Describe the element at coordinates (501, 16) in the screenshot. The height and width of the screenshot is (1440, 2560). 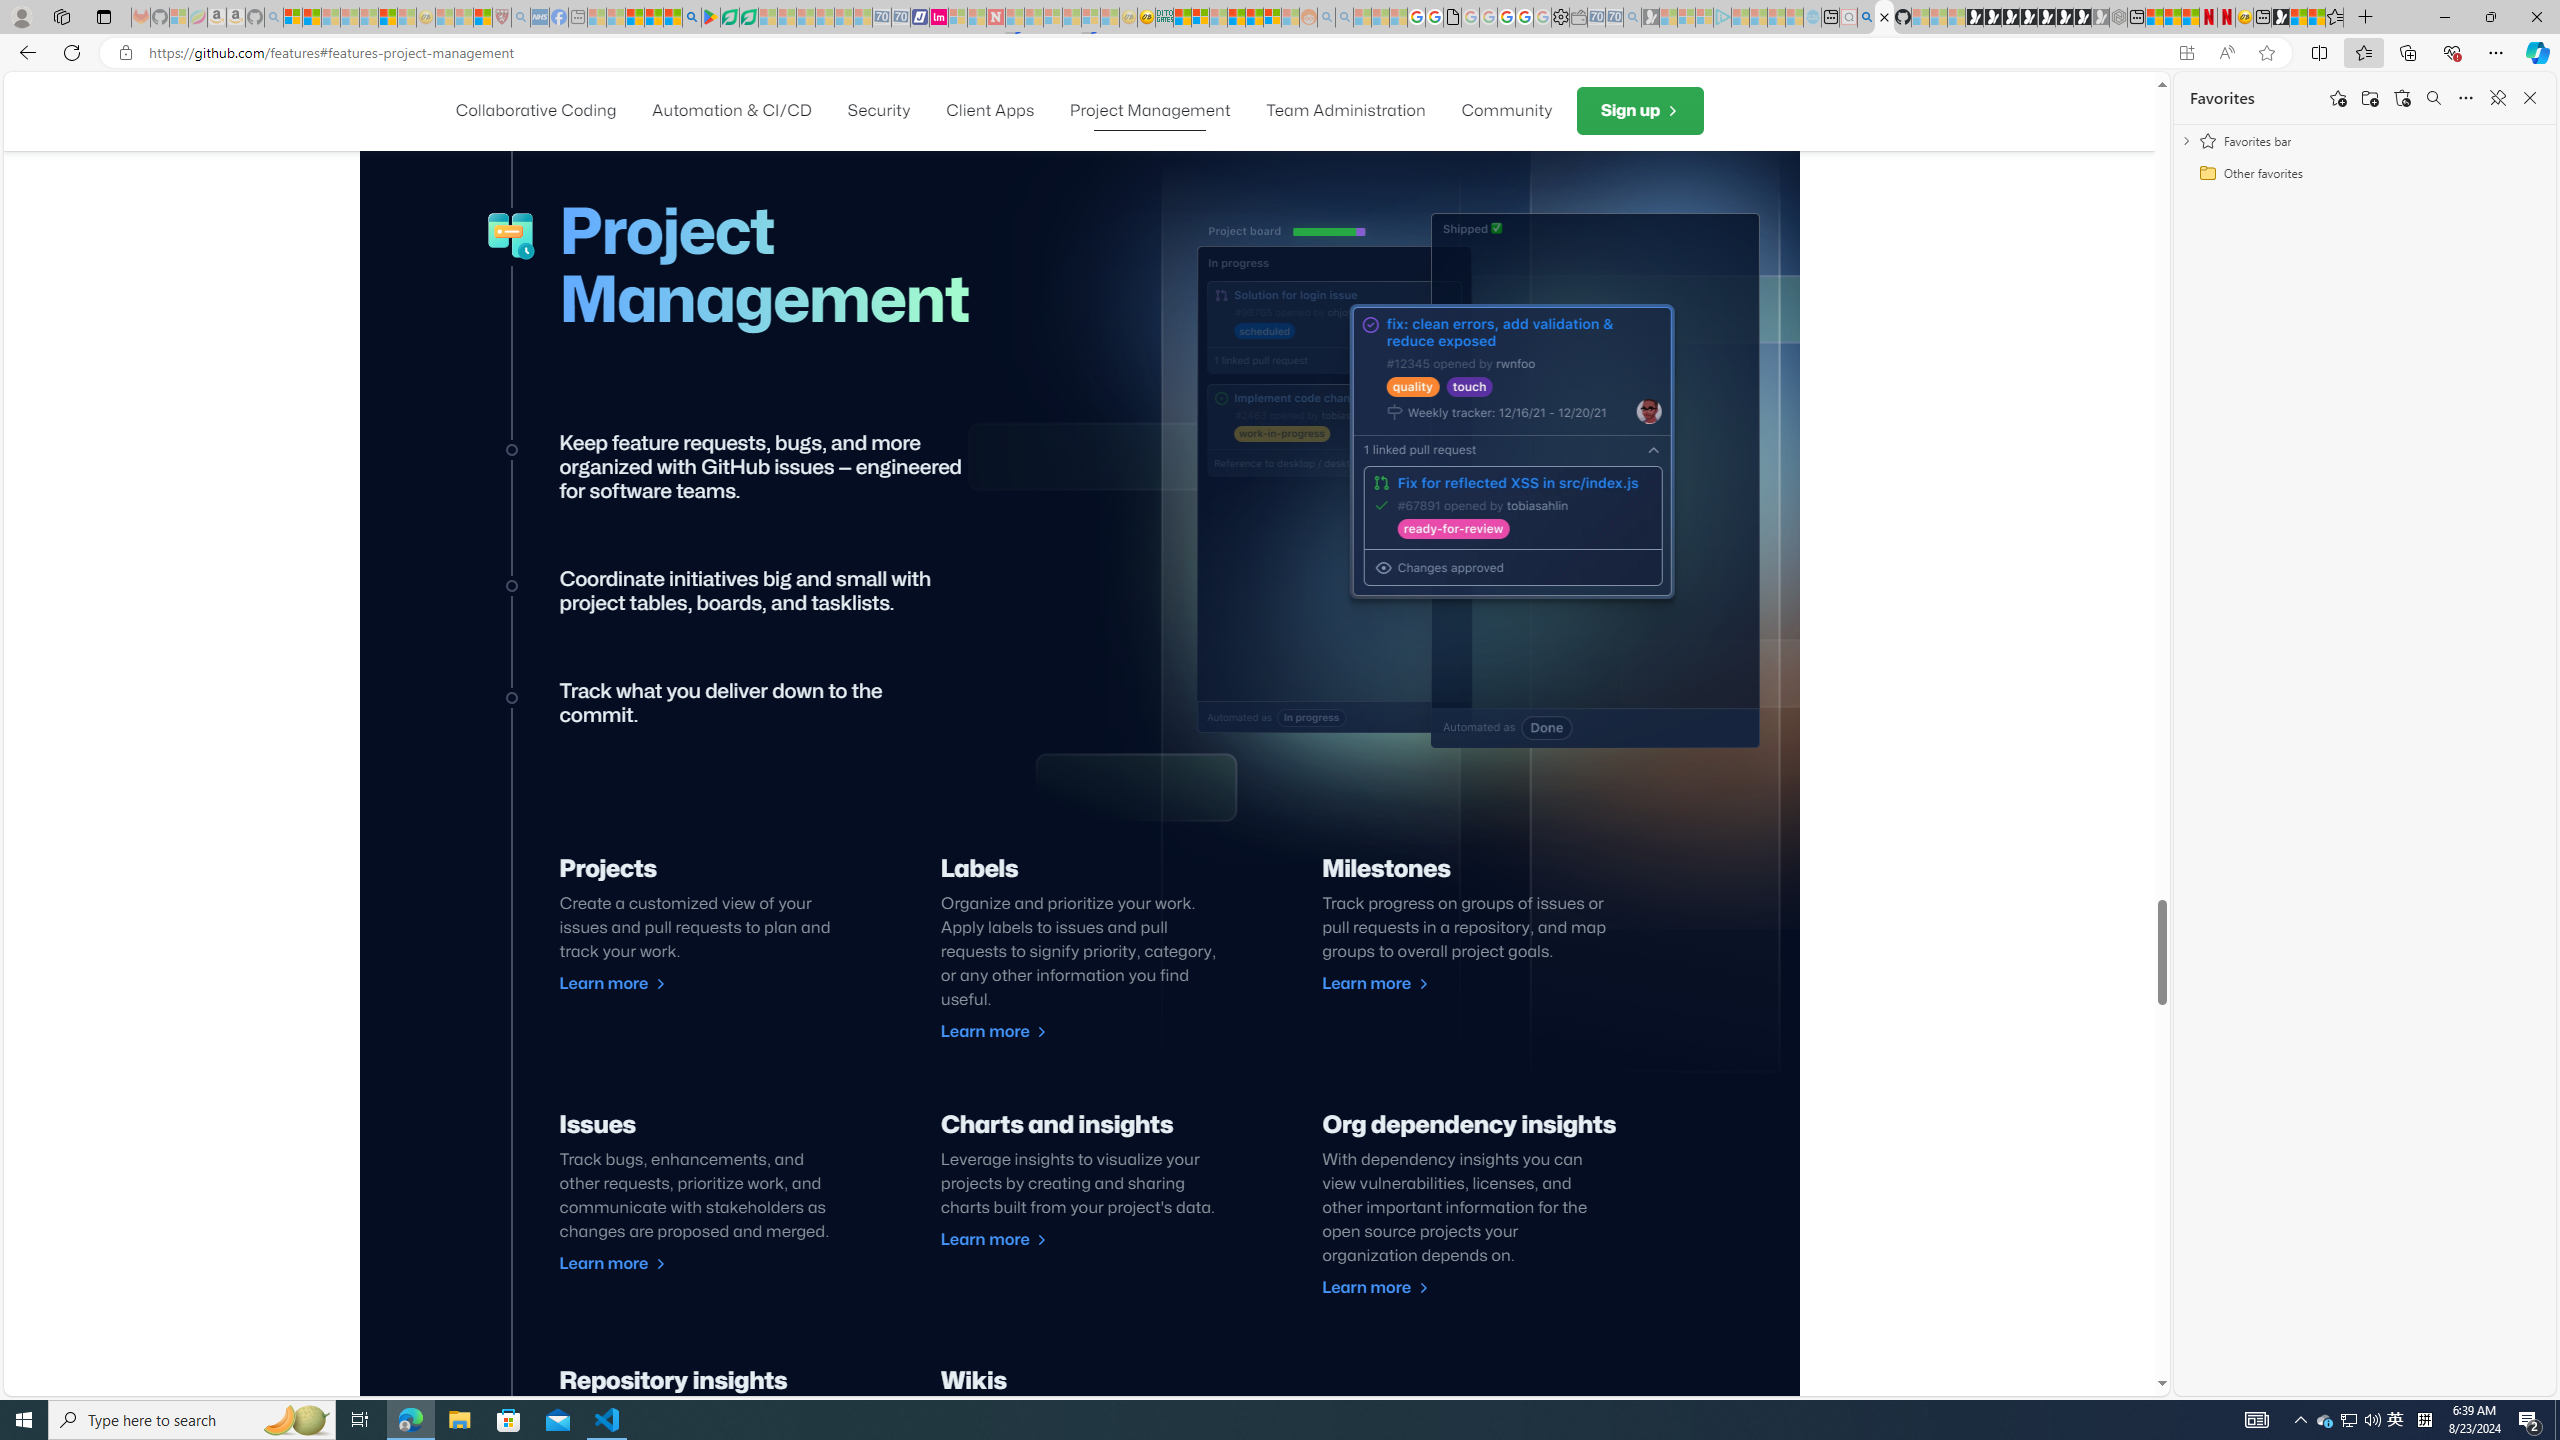
I see `'Robert H. Shmerling, MD - Harvard Health - Sleeping'` at that location.